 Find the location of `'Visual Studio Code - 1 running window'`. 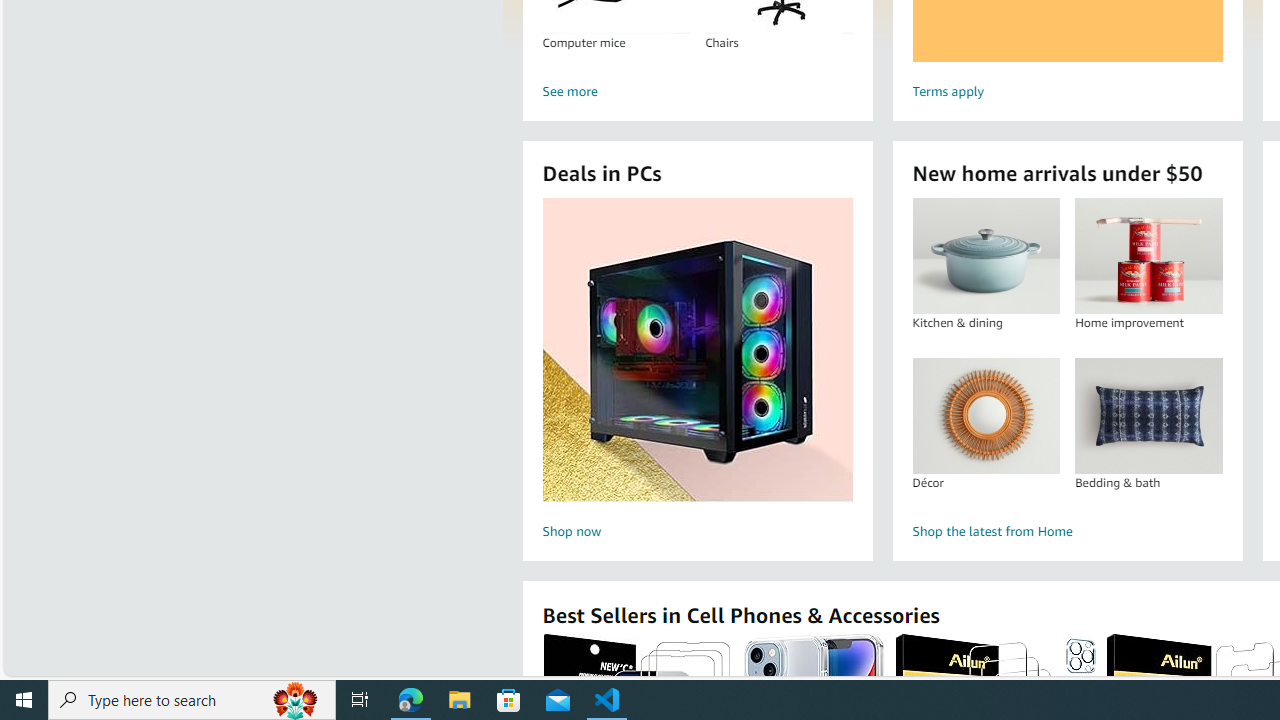

'Visual Studio Code - 1 running window' is located at coordinates (606, 698).